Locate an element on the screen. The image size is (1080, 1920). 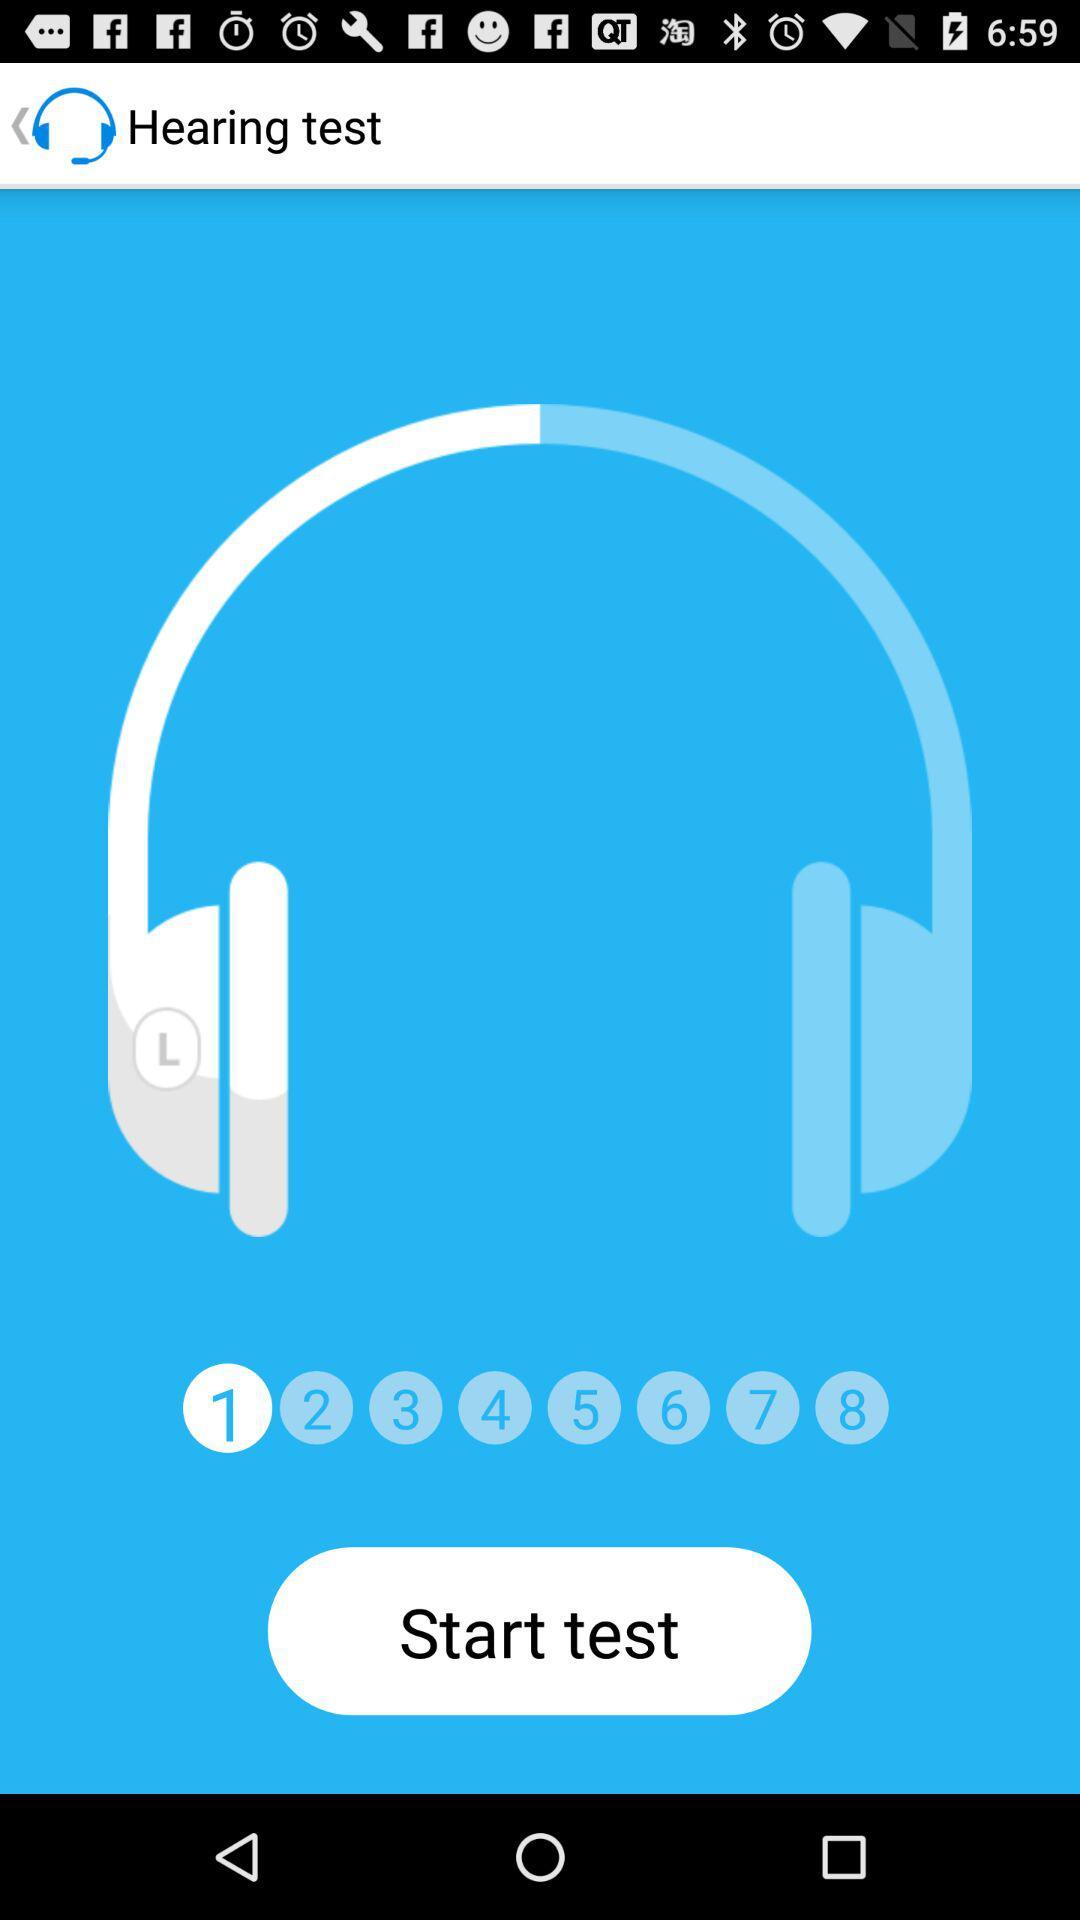
the start test button is located at coordinates (538, 1631).